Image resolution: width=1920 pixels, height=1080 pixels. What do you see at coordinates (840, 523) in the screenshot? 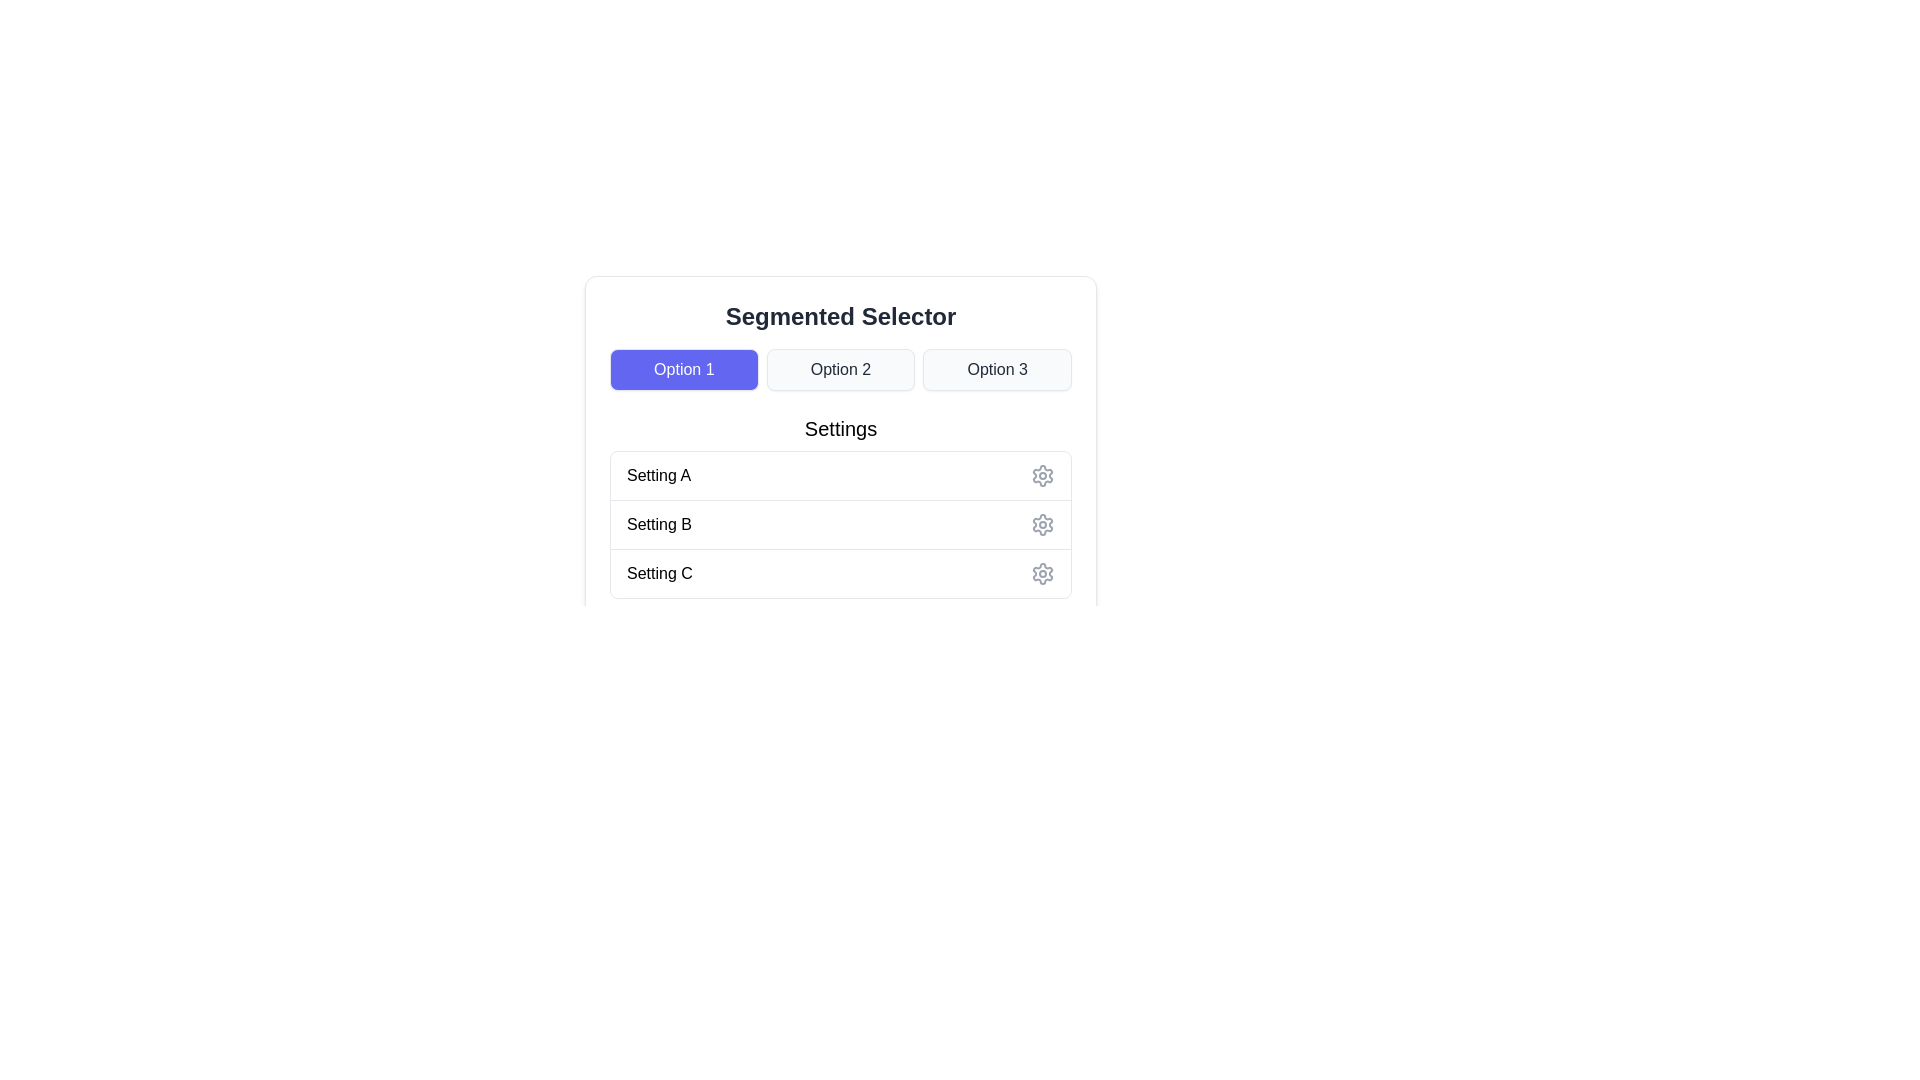
I see `the second row labeled 'Setting B' in the settings options` at bounding box center [840, 523].